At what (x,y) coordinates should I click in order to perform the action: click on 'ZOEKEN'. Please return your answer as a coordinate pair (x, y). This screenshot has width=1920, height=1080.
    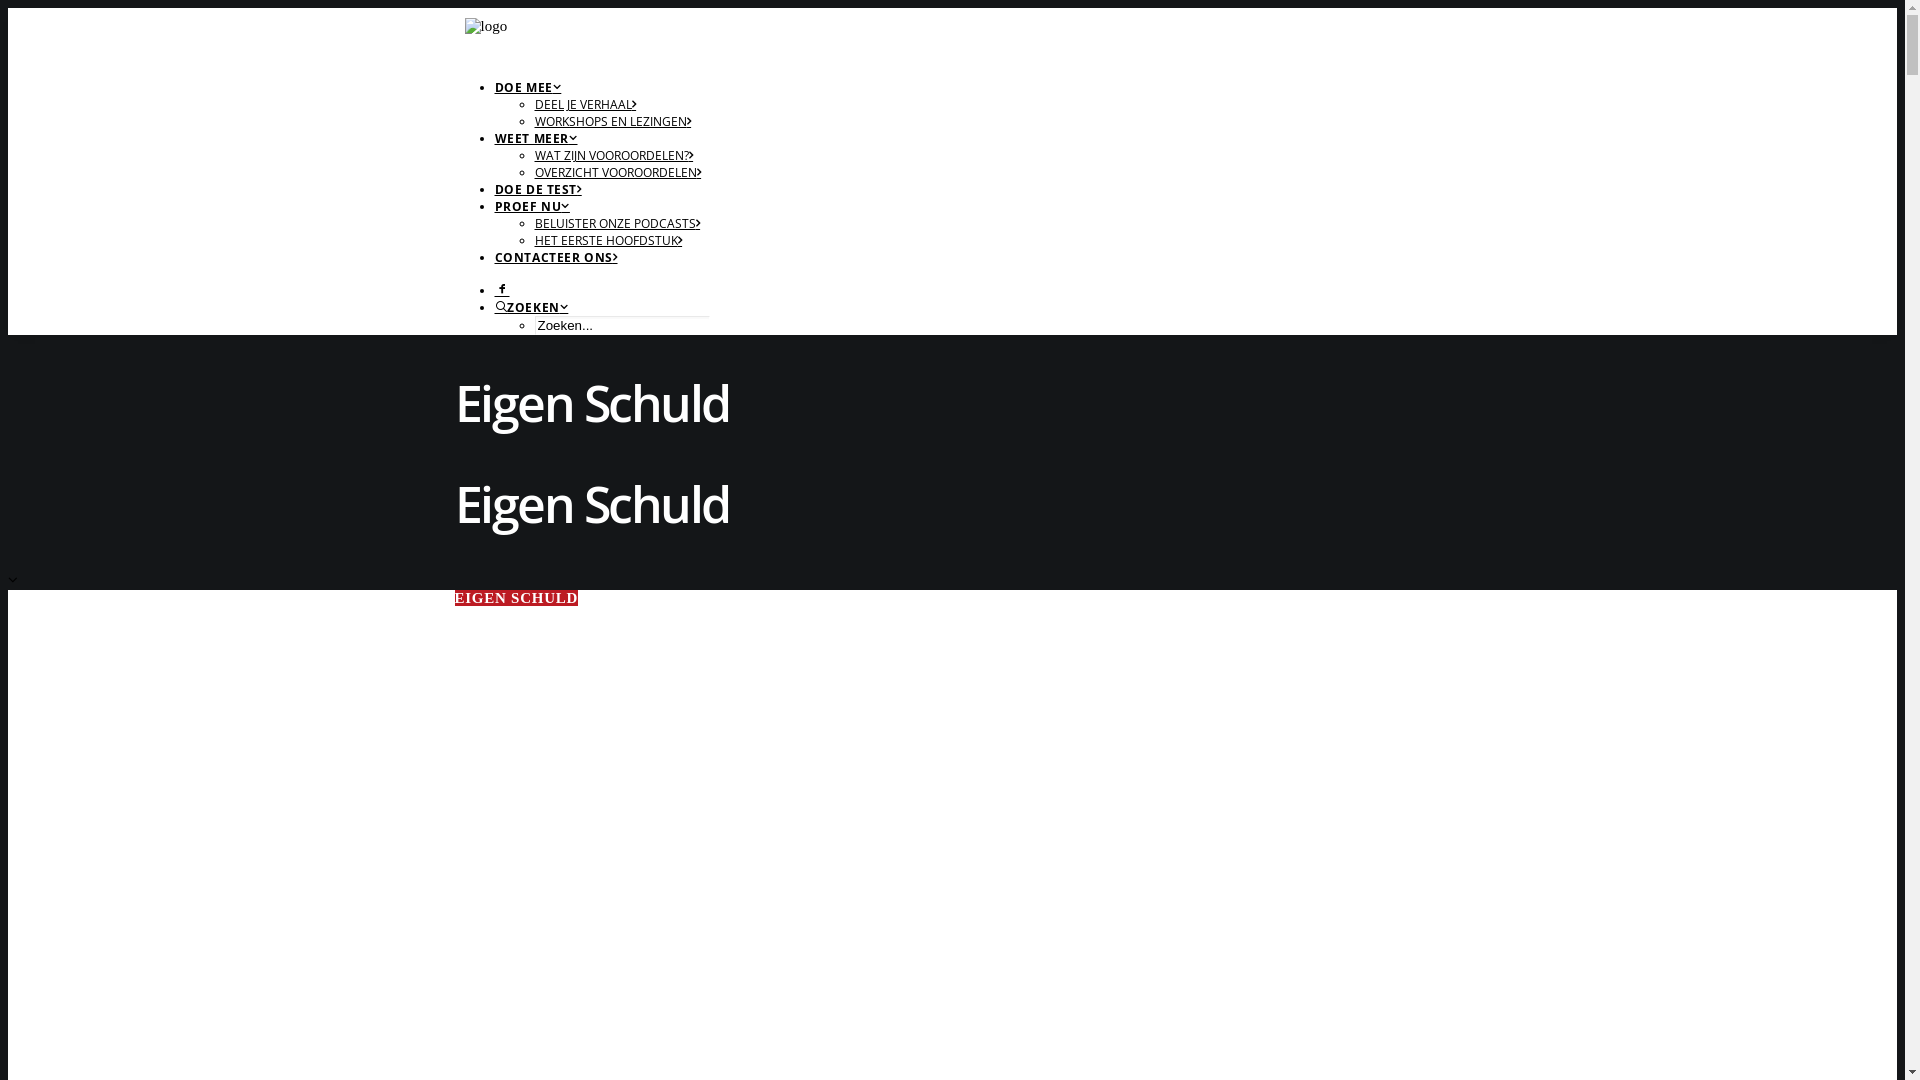
    Looking at the image, I should click on (531, 307).